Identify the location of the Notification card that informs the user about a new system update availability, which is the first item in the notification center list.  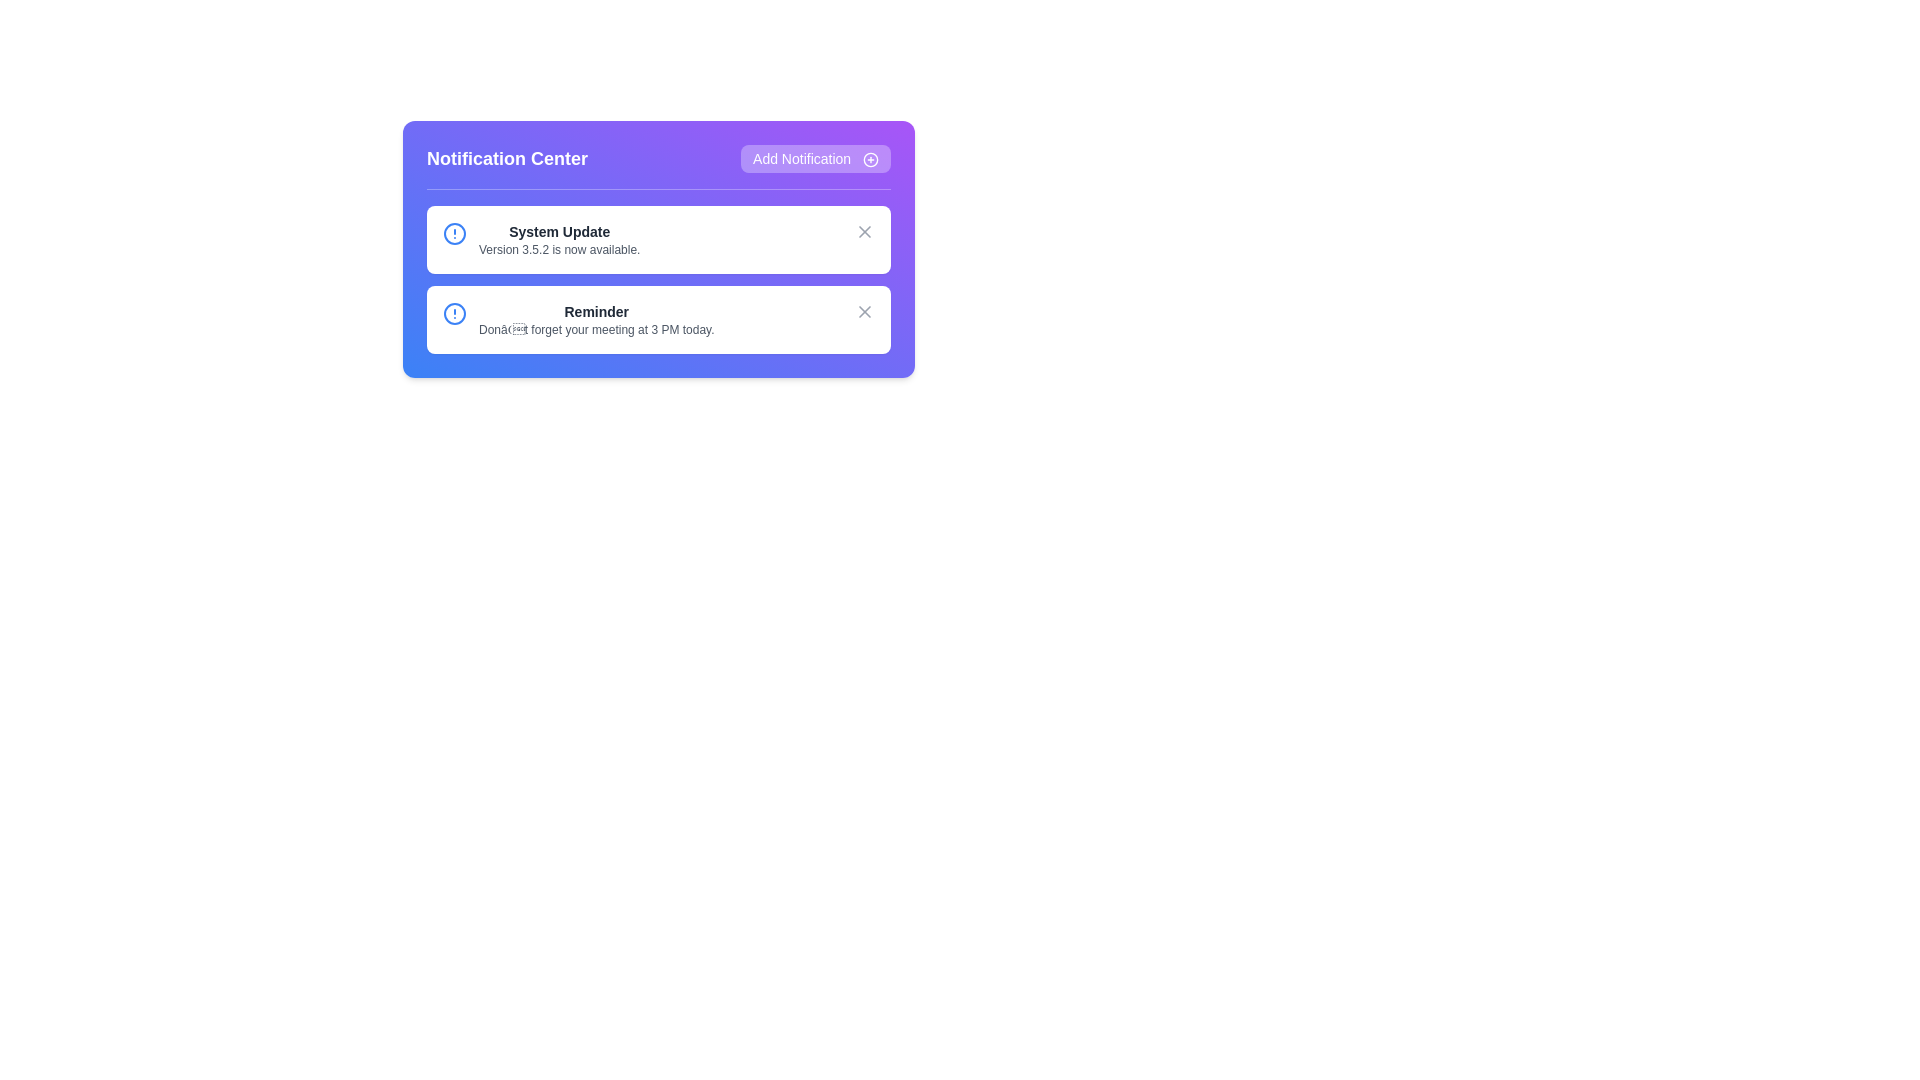
(658, 238).